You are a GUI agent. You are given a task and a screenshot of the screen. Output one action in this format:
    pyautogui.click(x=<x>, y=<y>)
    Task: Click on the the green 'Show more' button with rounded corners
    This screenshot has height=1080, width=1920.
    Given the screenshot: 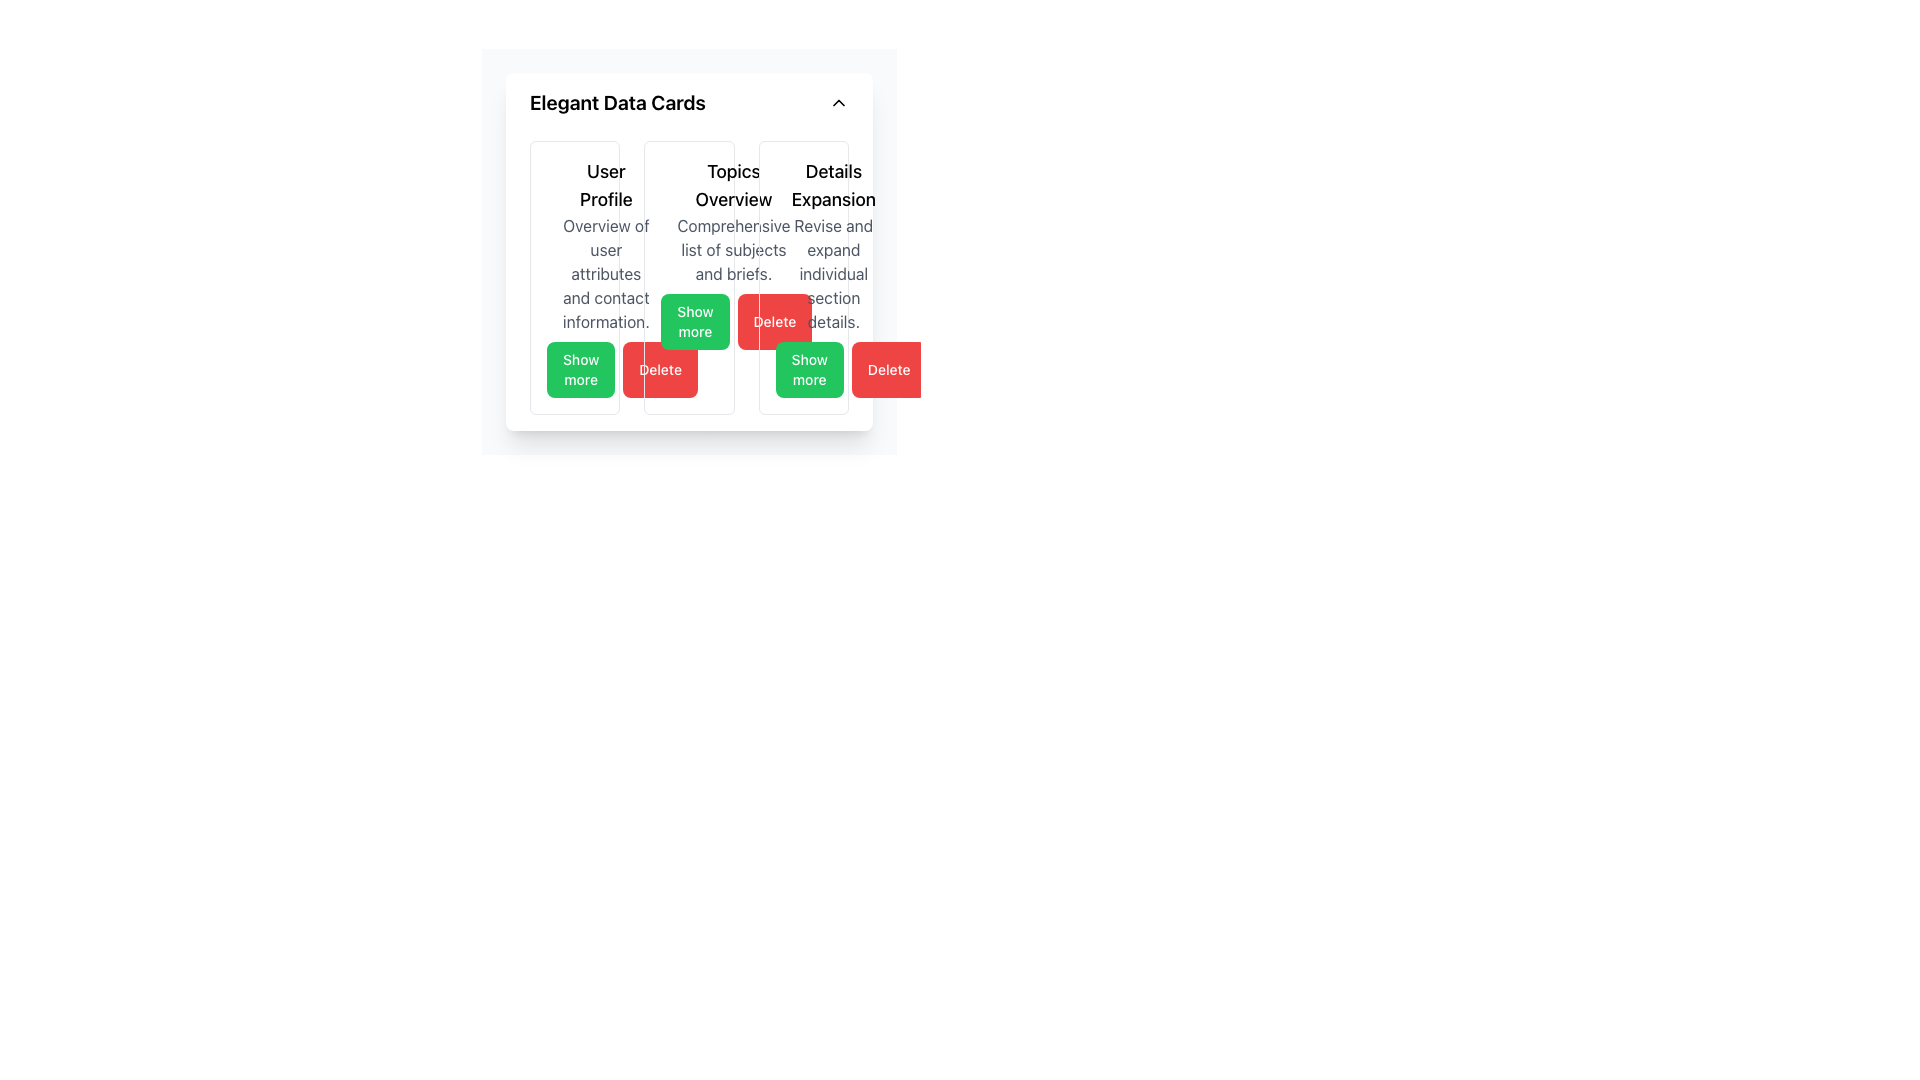 What is the action you would take?
    pyautogui.click(x=695, y=320)
    